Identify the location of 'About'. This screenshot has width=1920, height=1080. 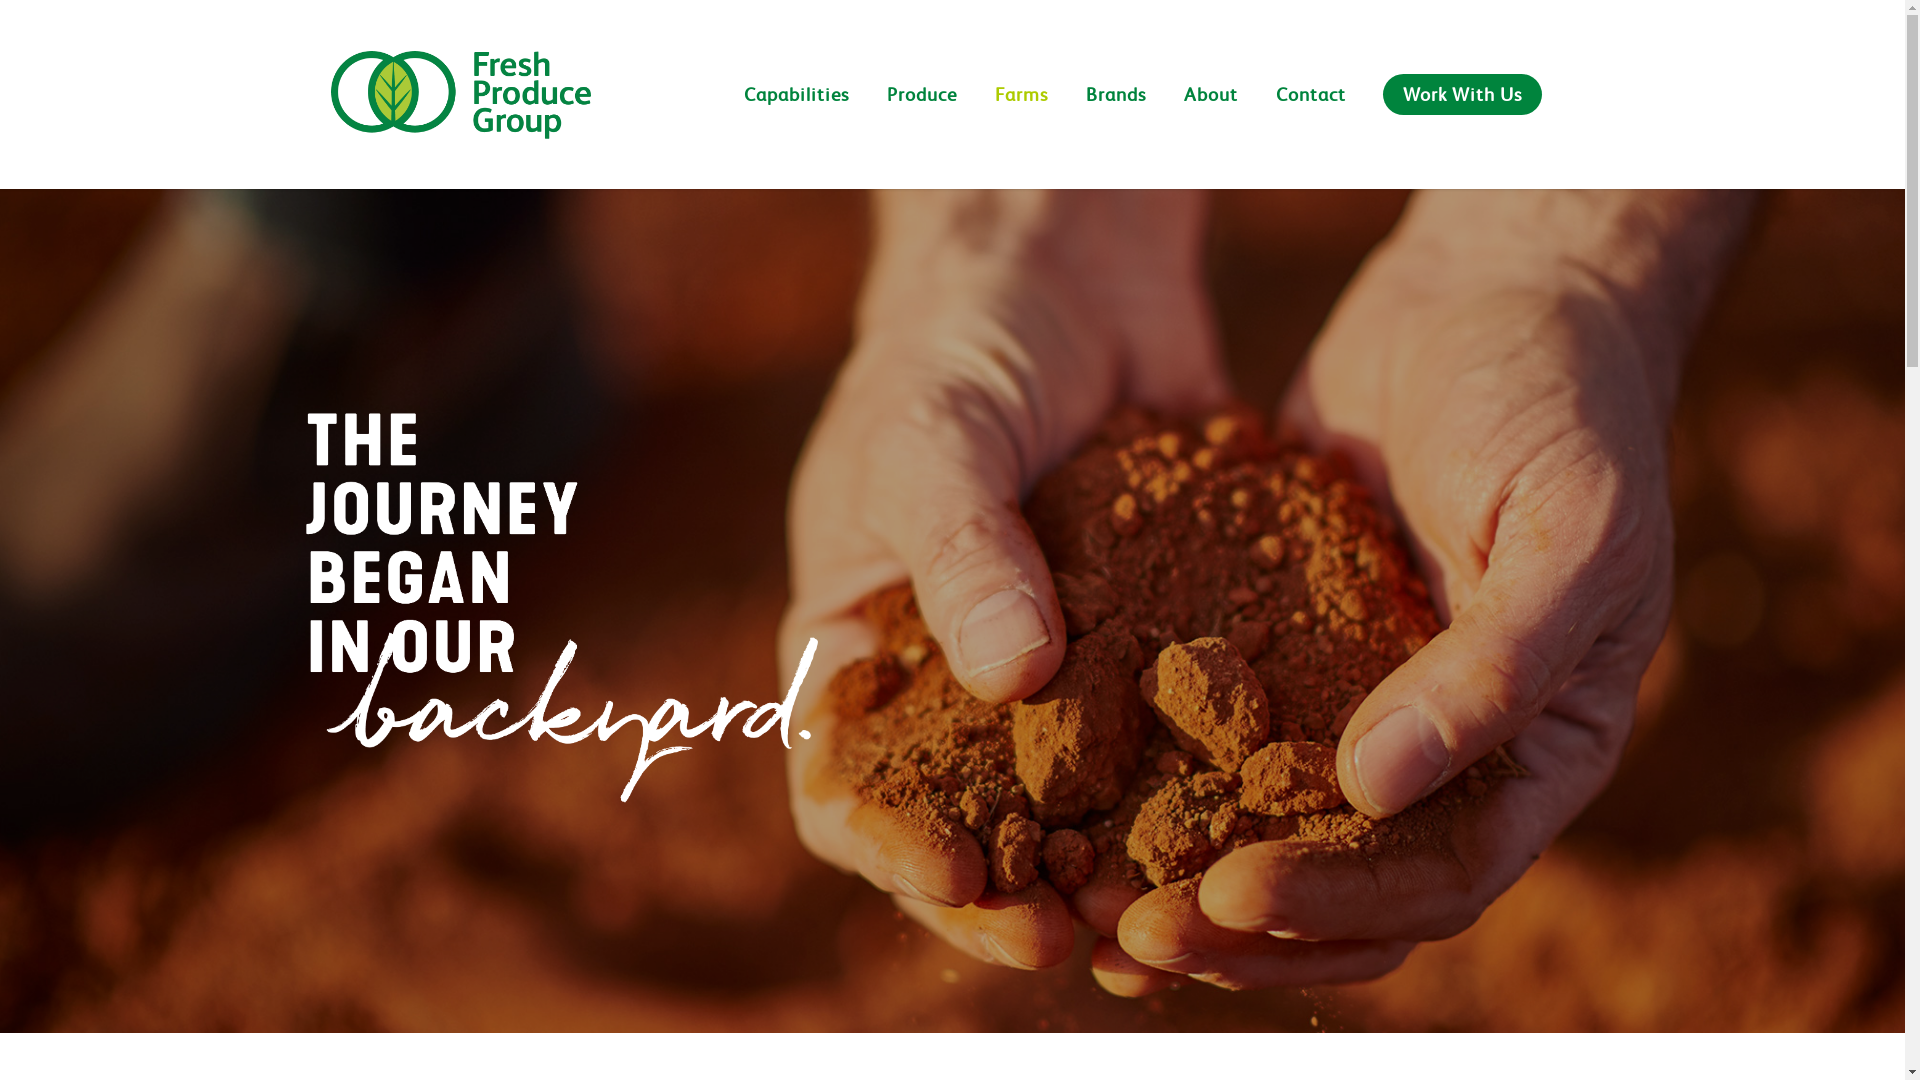
(1166, 119).